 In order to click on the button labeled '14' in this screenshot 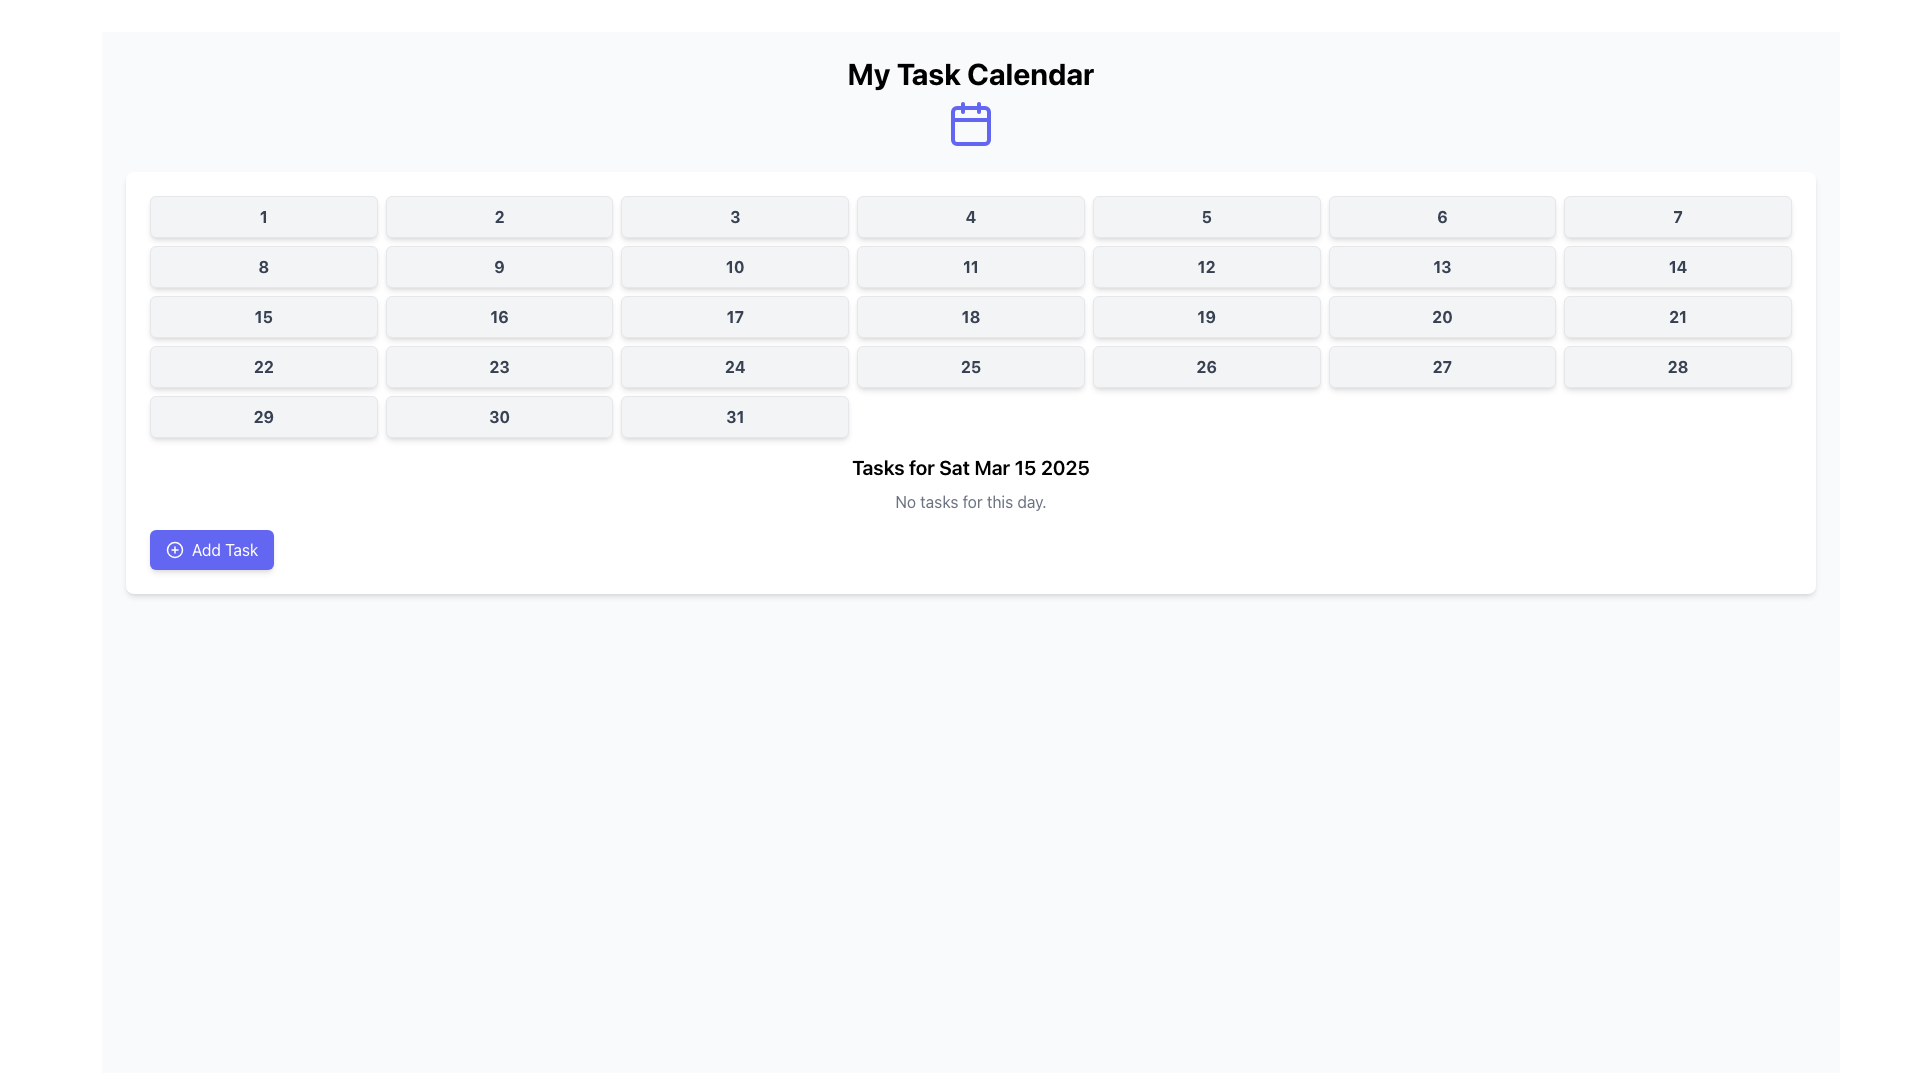, I will do `click(1678, 265)`.